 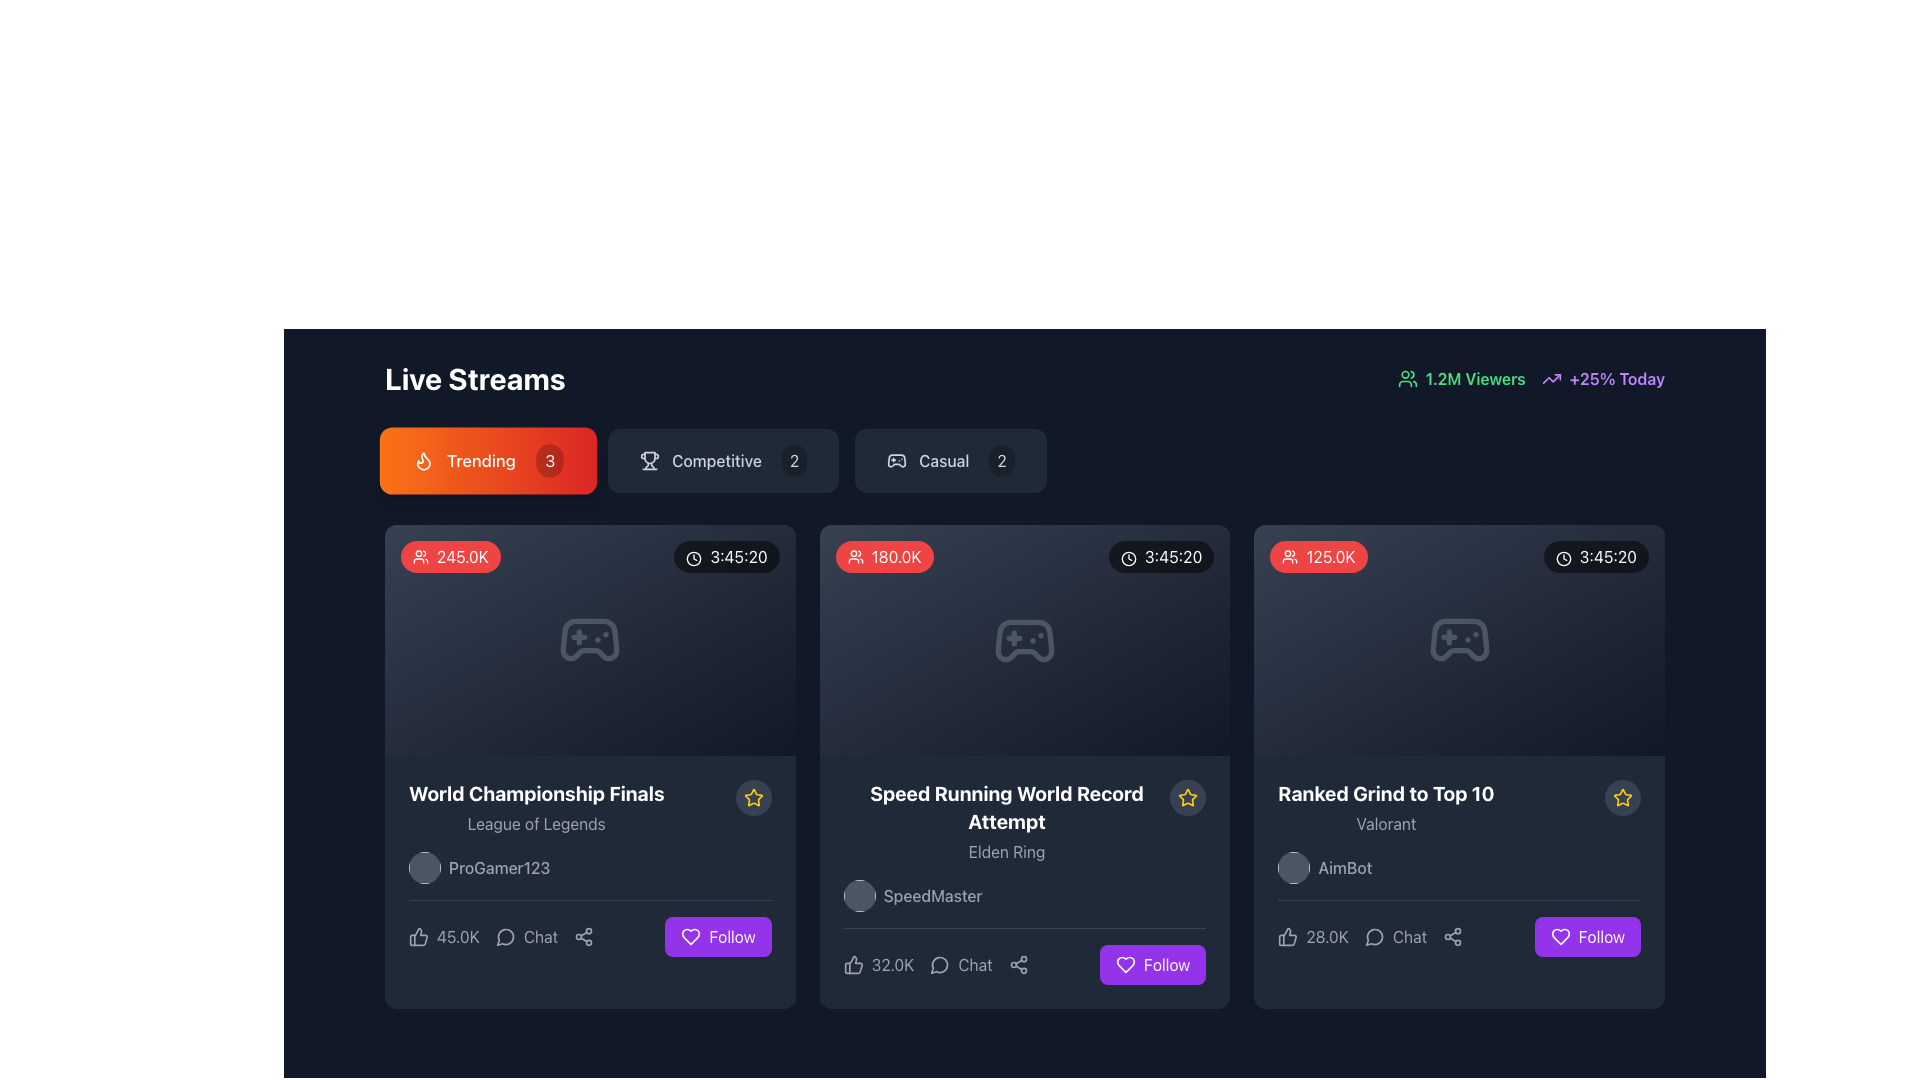 What do you see at coordinates (417, 936) in the screenshot?
I see `the thumbs-up icon button located in the bottom left corner of the 'World Championship Finals' card` at bounding box center [417, 936].